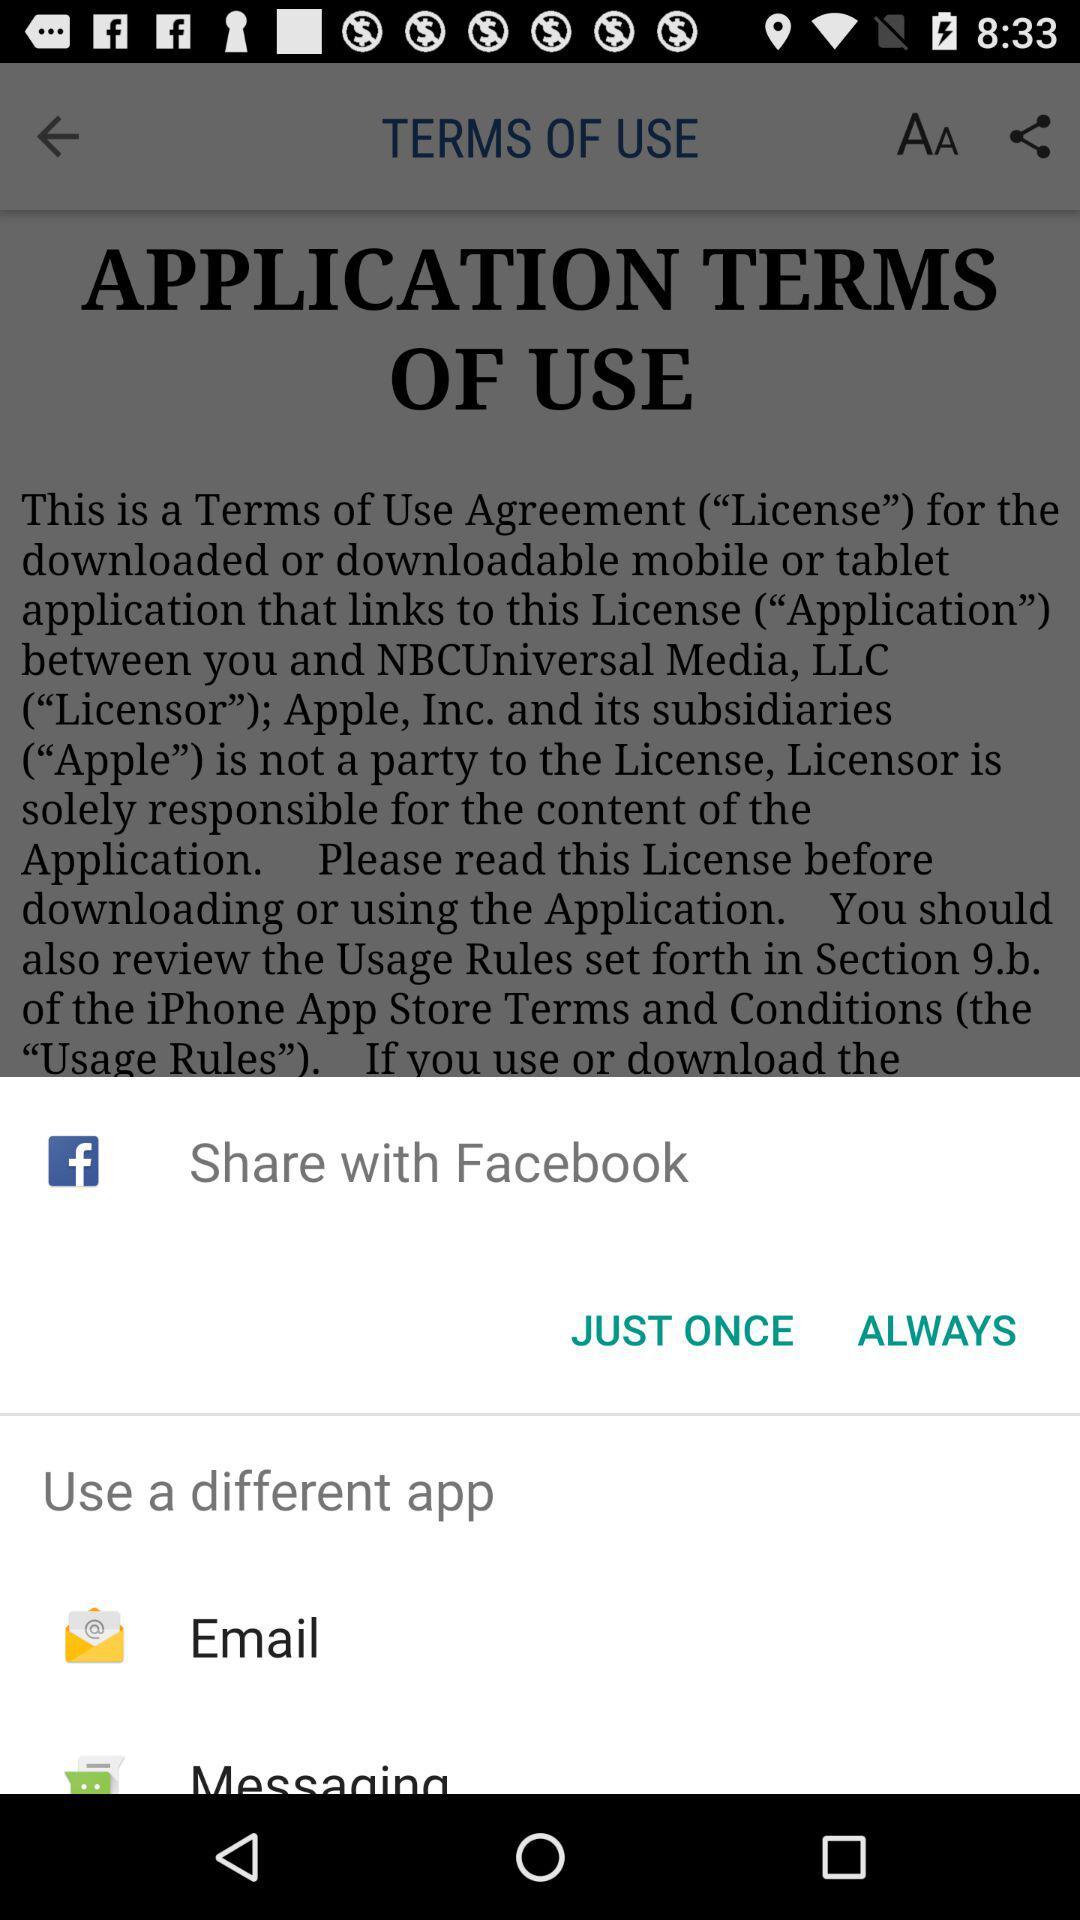  Describe the element at coordinates (681, 1329) in the screenshot. I see `just once icon` at that location.